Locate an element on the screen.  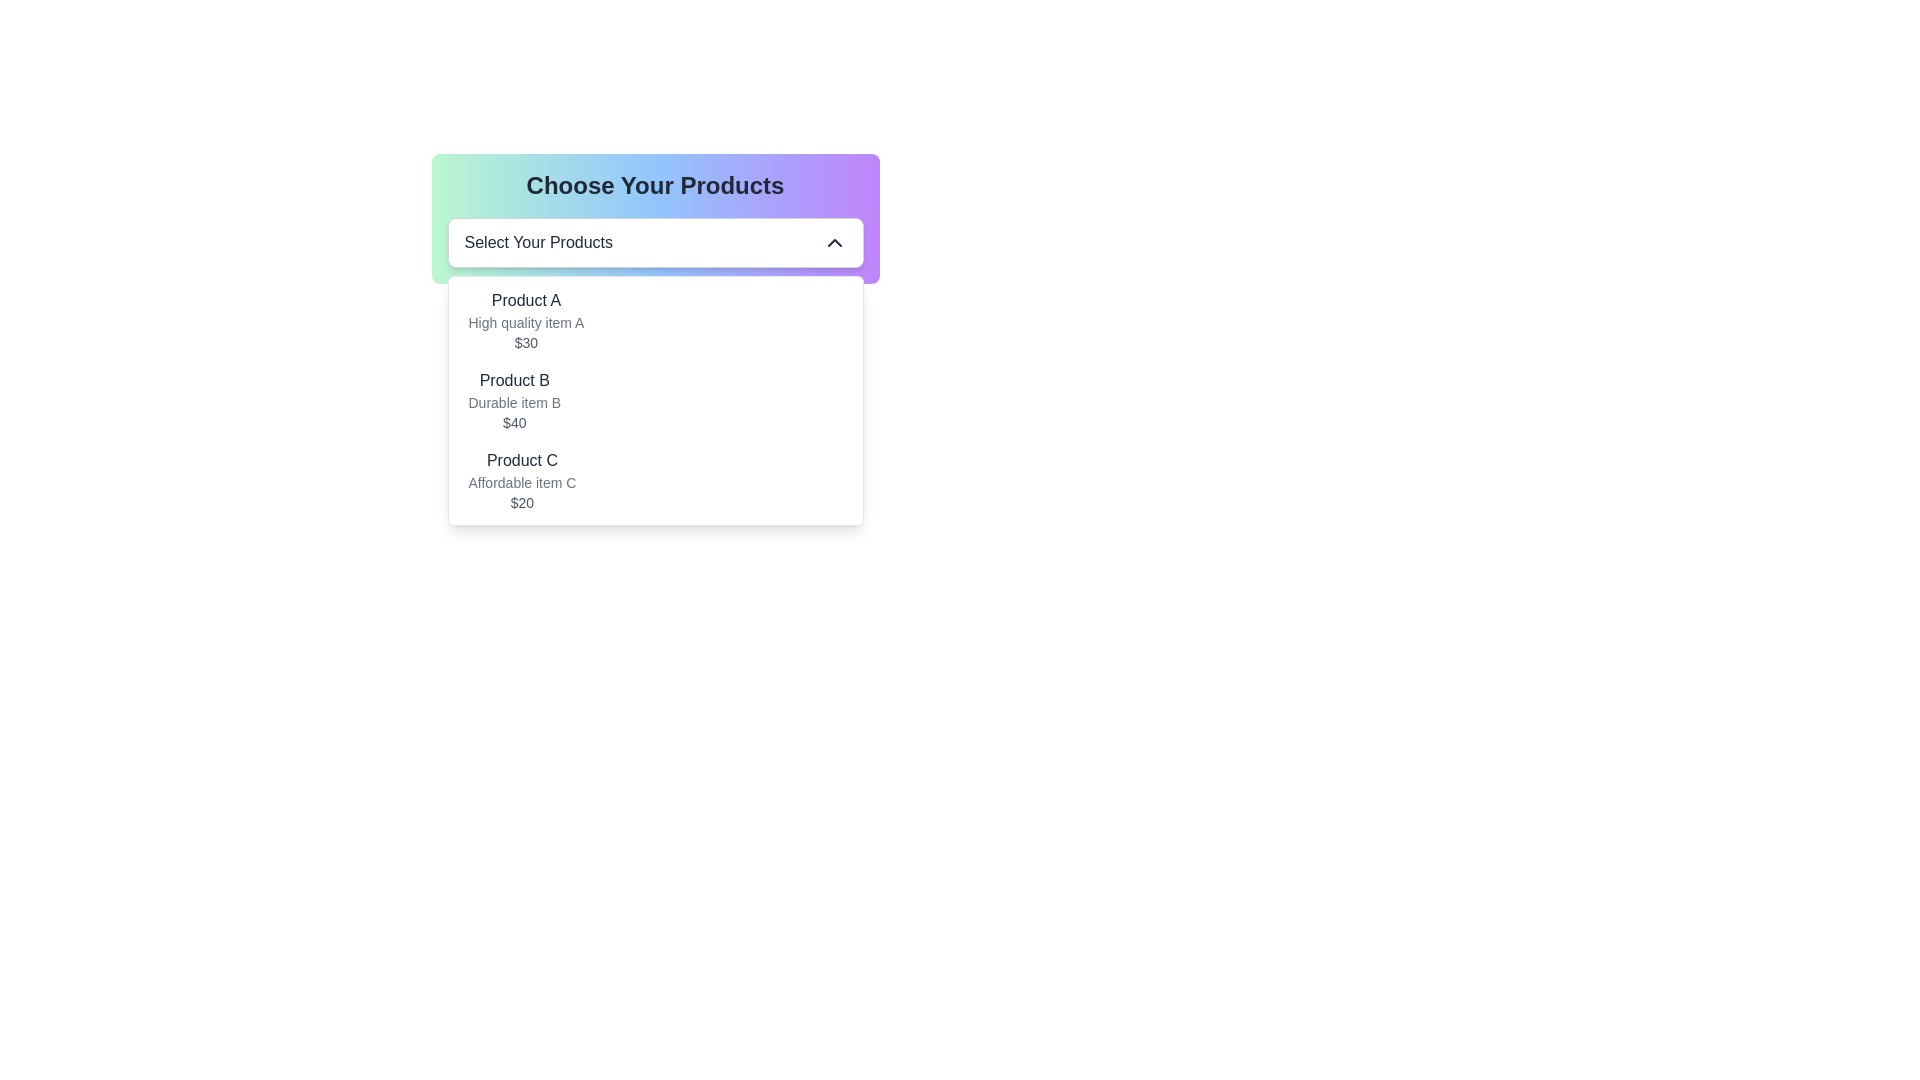
the static text label indicating the price of 'Product B', which is the third piece of information in the product list entry is located at coordinates (514, 422).